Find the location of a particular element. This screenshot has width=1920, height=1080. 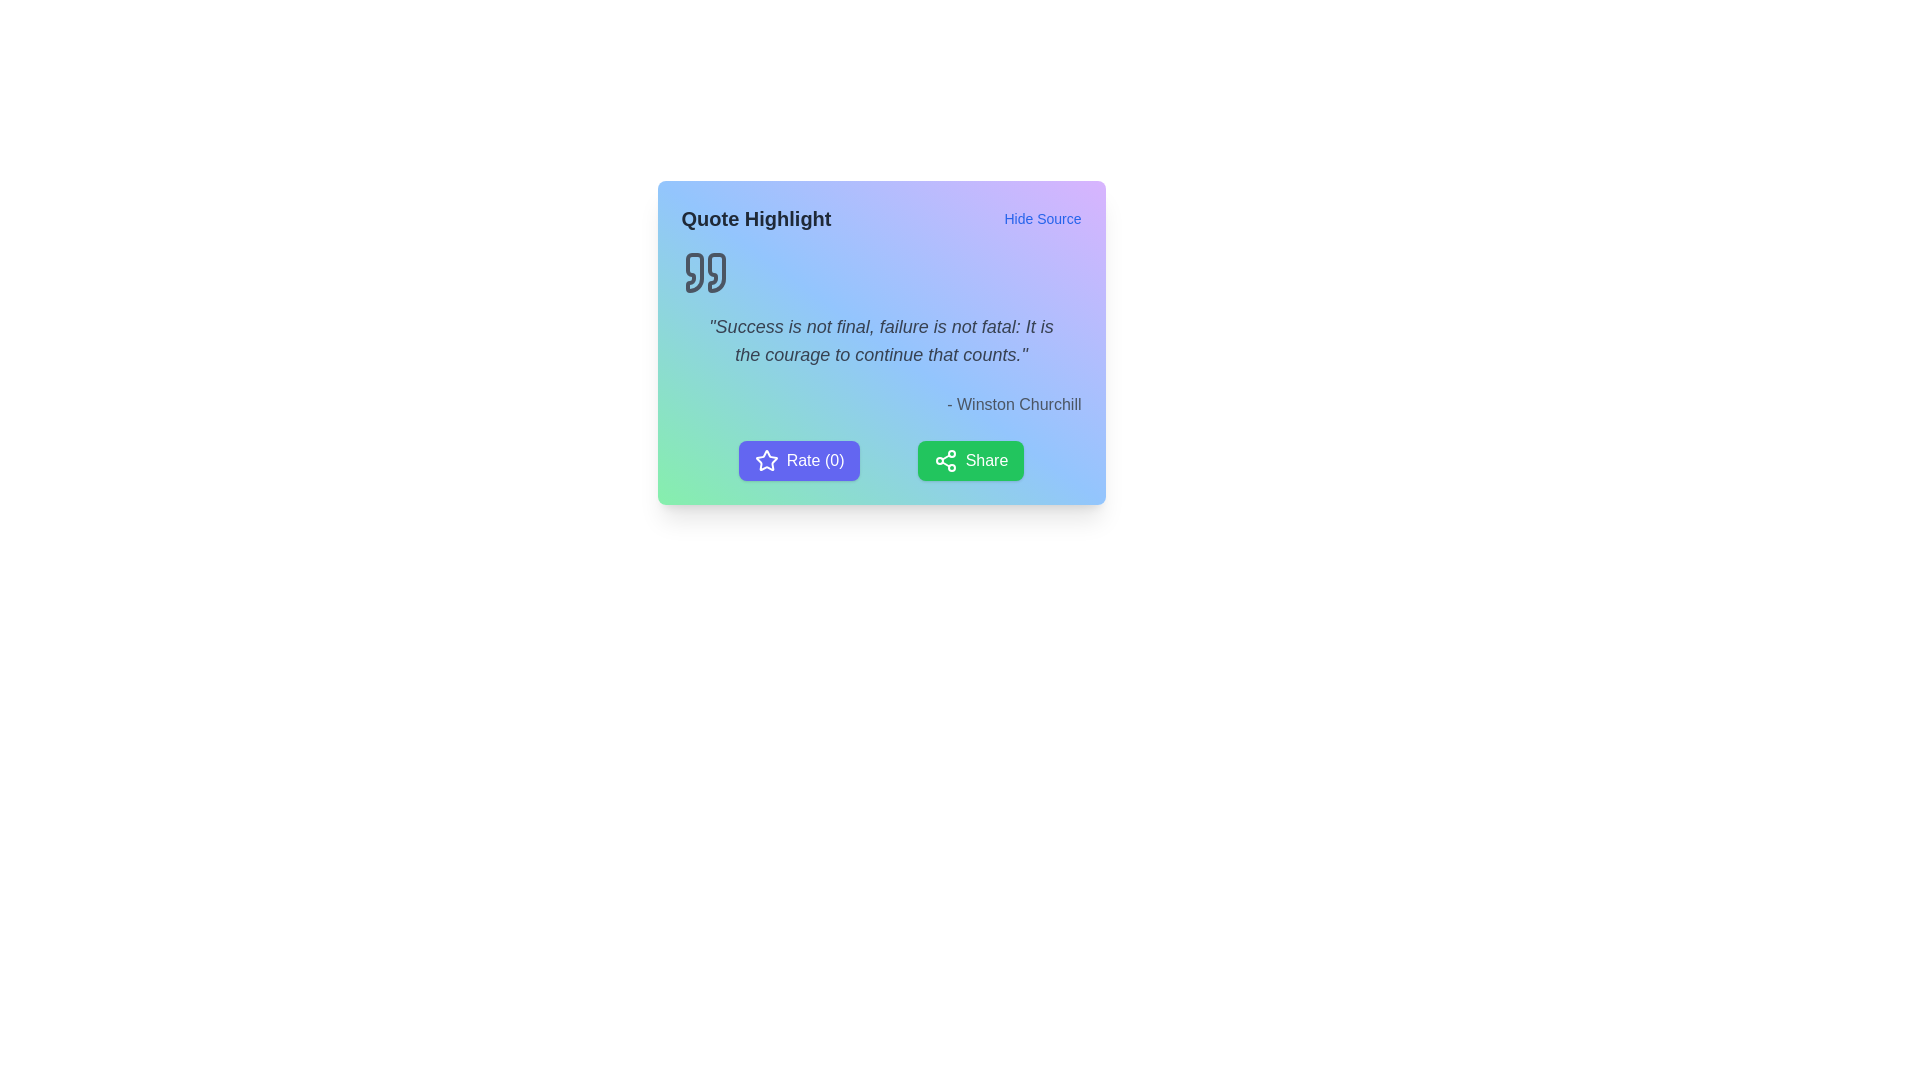

the bold text label displaying 'Quote Highlight' in the header section of the card, which is aligned to the left side is located at coordinates (755, 219).